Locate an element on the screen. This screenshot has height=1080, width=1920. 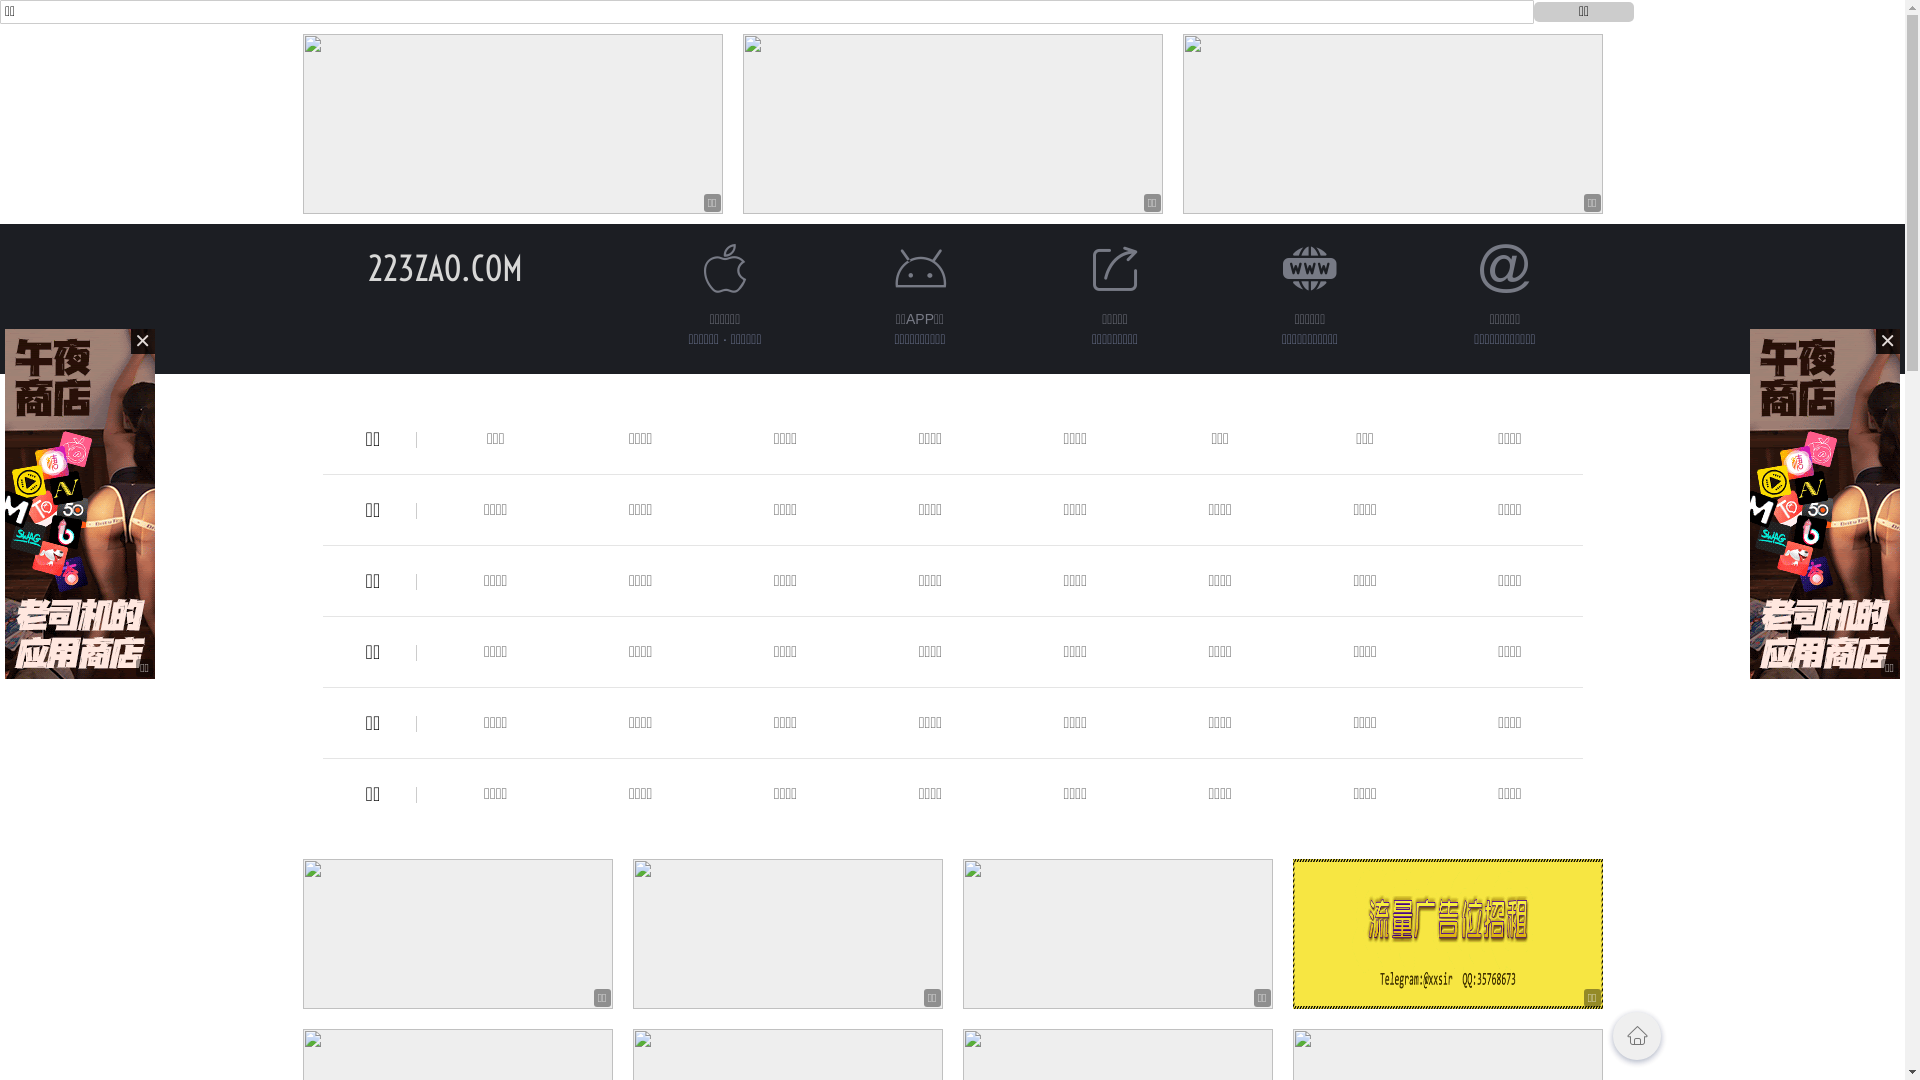
'223ZAO.COM' is located at coordinates (444, 267).